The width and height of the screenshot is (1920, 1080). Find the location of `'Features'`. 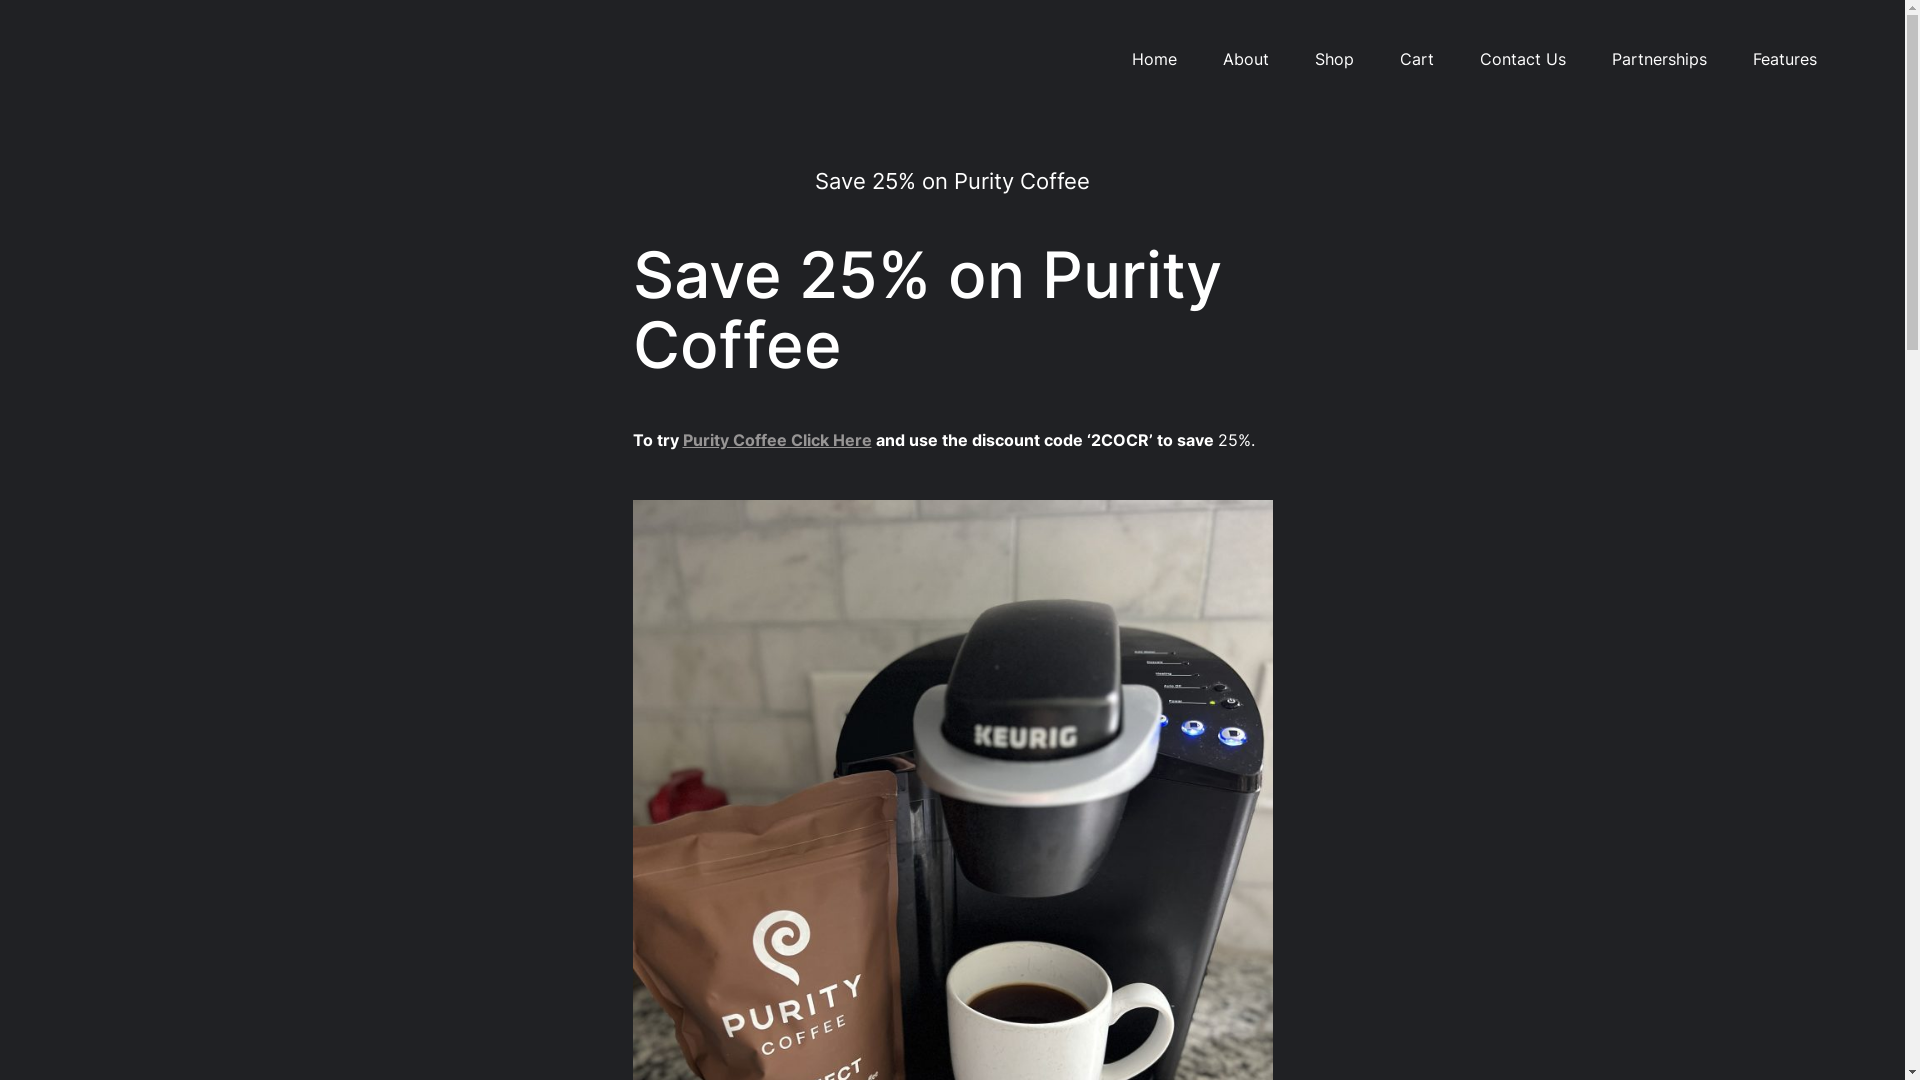

'Features' is located at coordinates (1751, 58).